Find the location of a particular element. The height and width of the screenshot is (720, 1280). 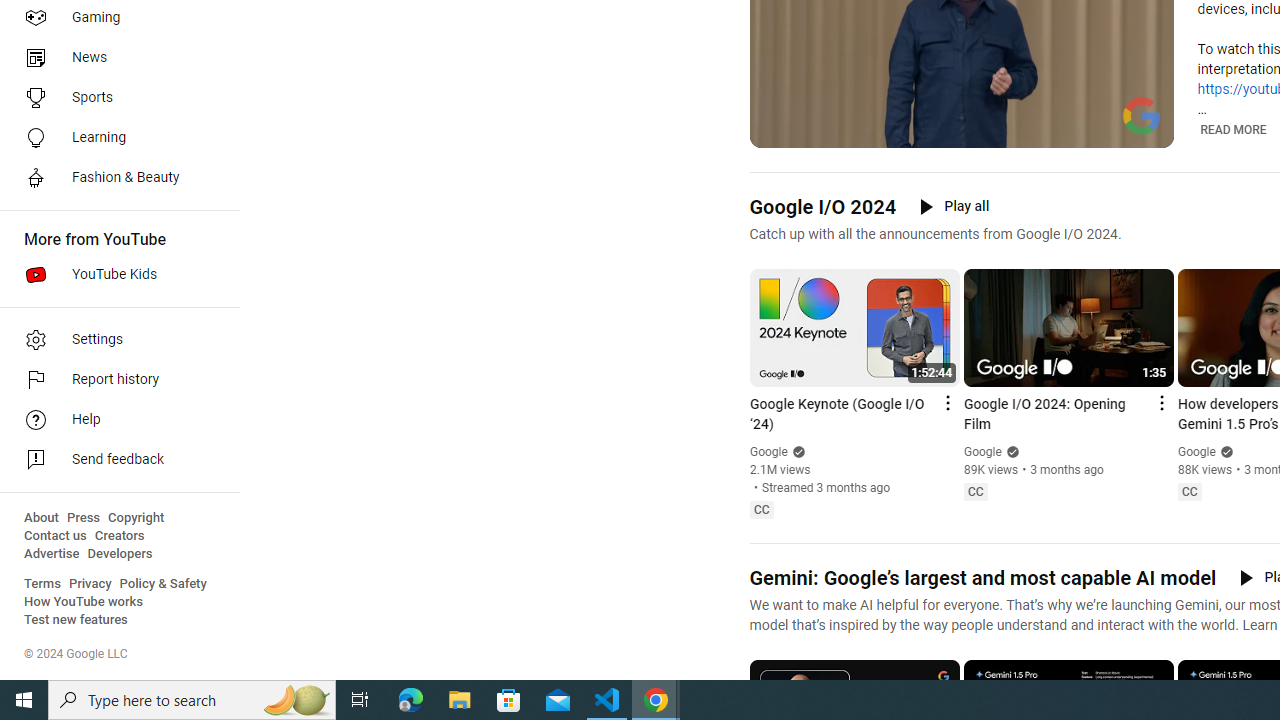

'Sports' is located at coordinates (112, 97).